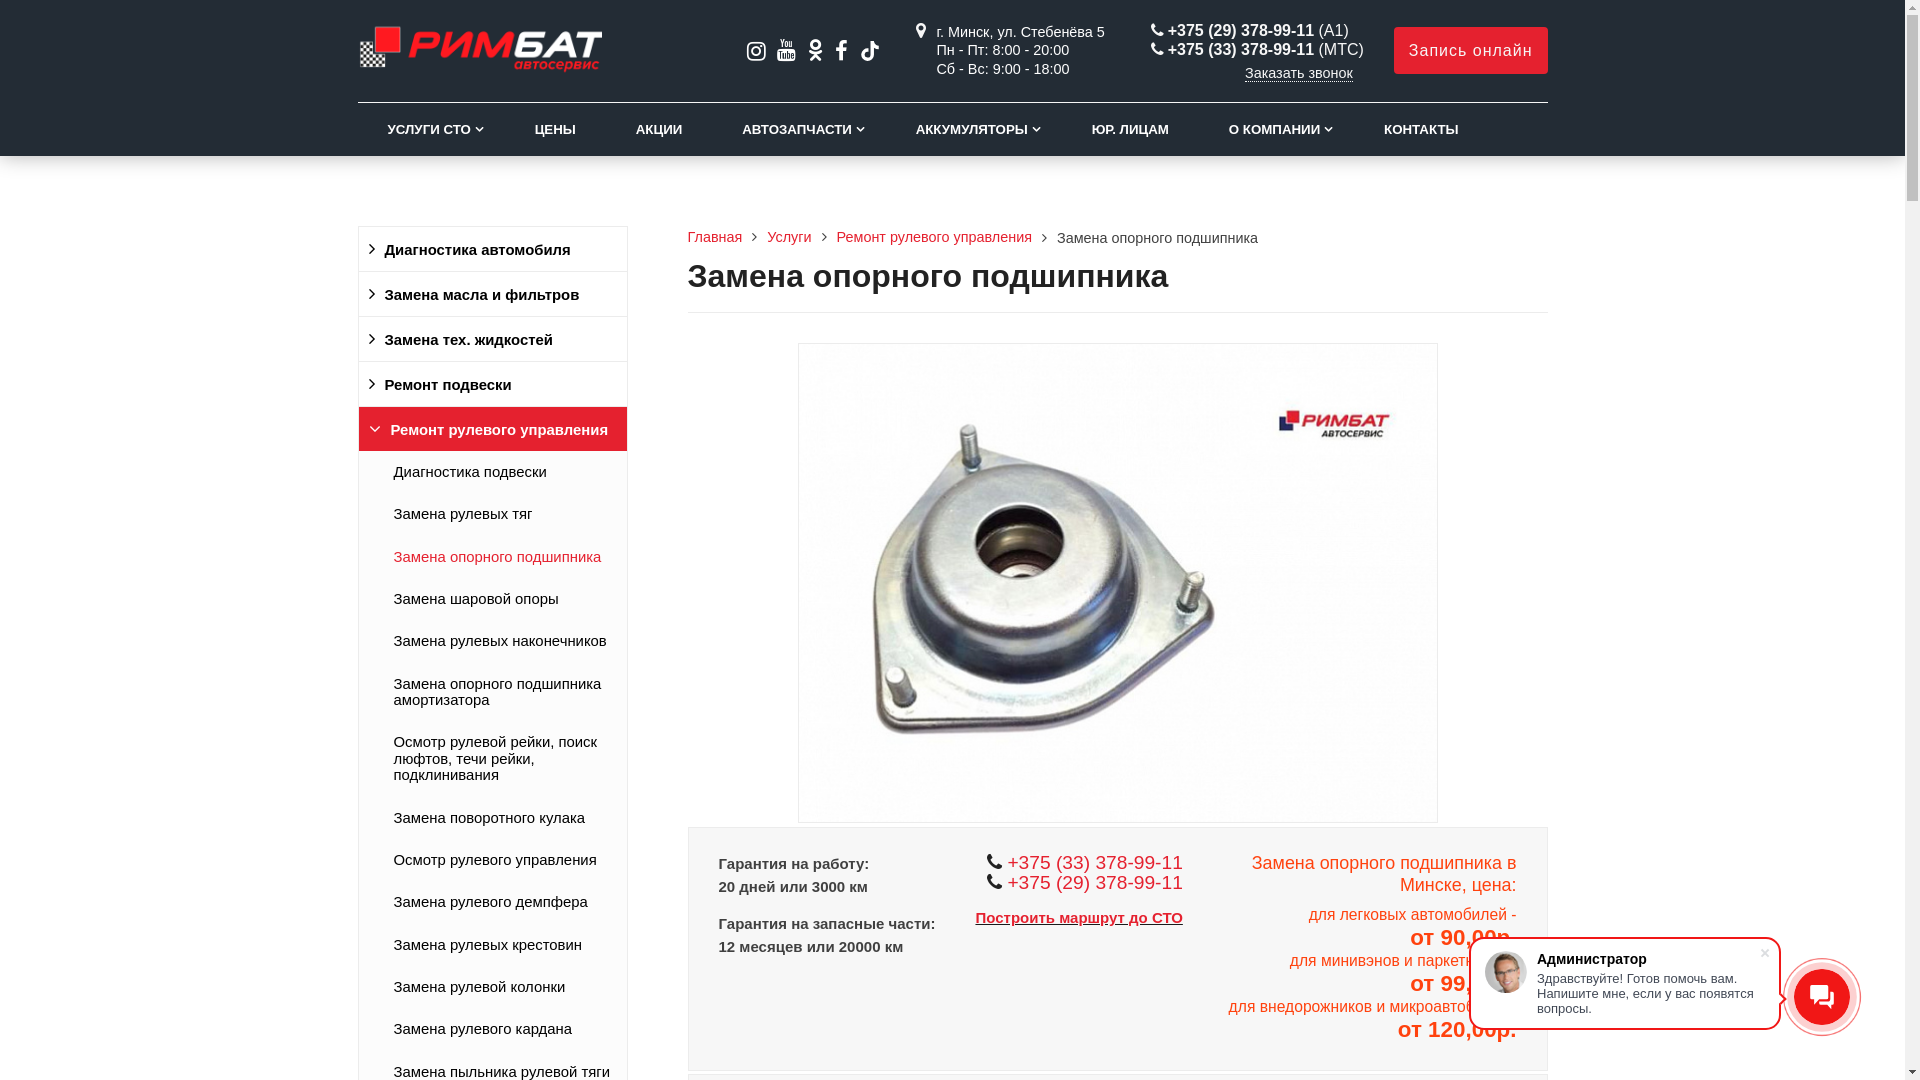 The image size is (1920, 1080). What do you see at coordinates (1248, 30) in the screenshot?
I see `'+375 (29) 378-99-11 (A1)'` at bounding box center [1248, 30].